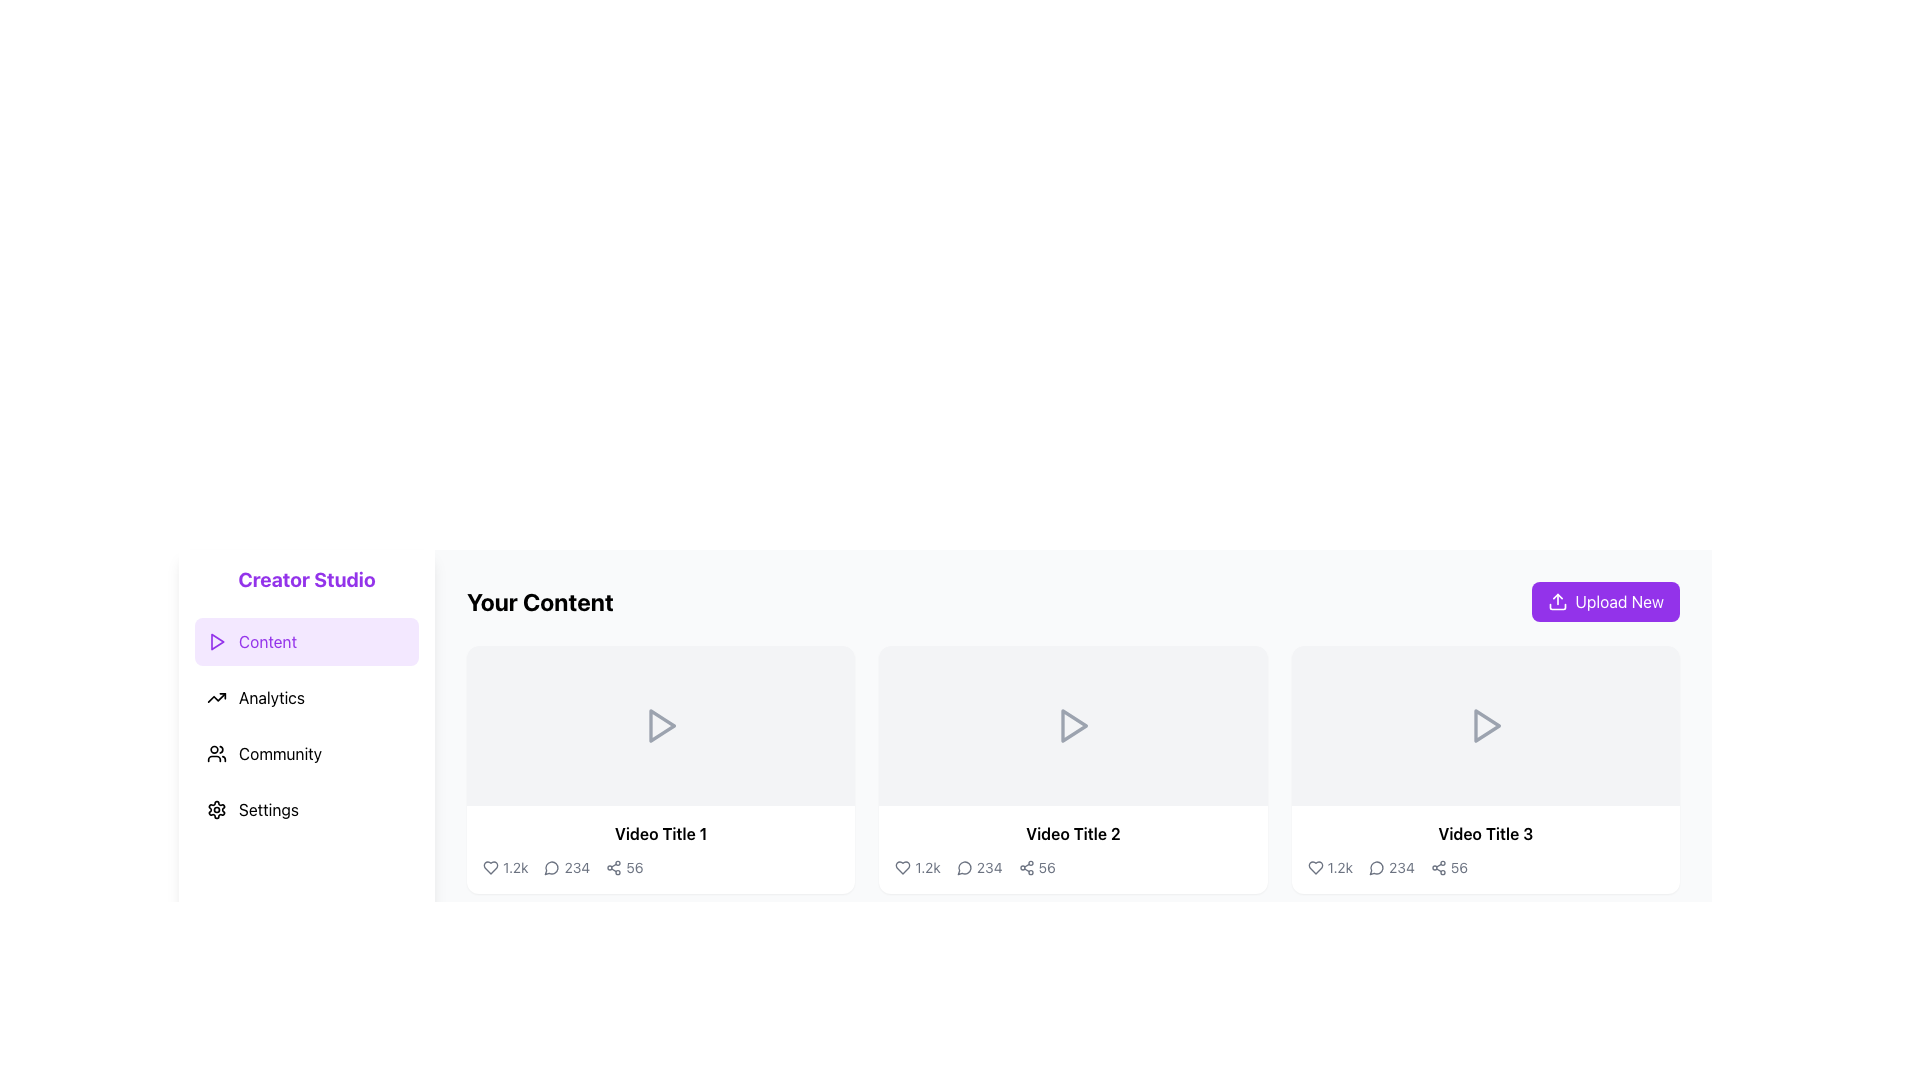 This screenshot has height=1080, width=1920. I want to click on the heart icon, so click(1315, 866).